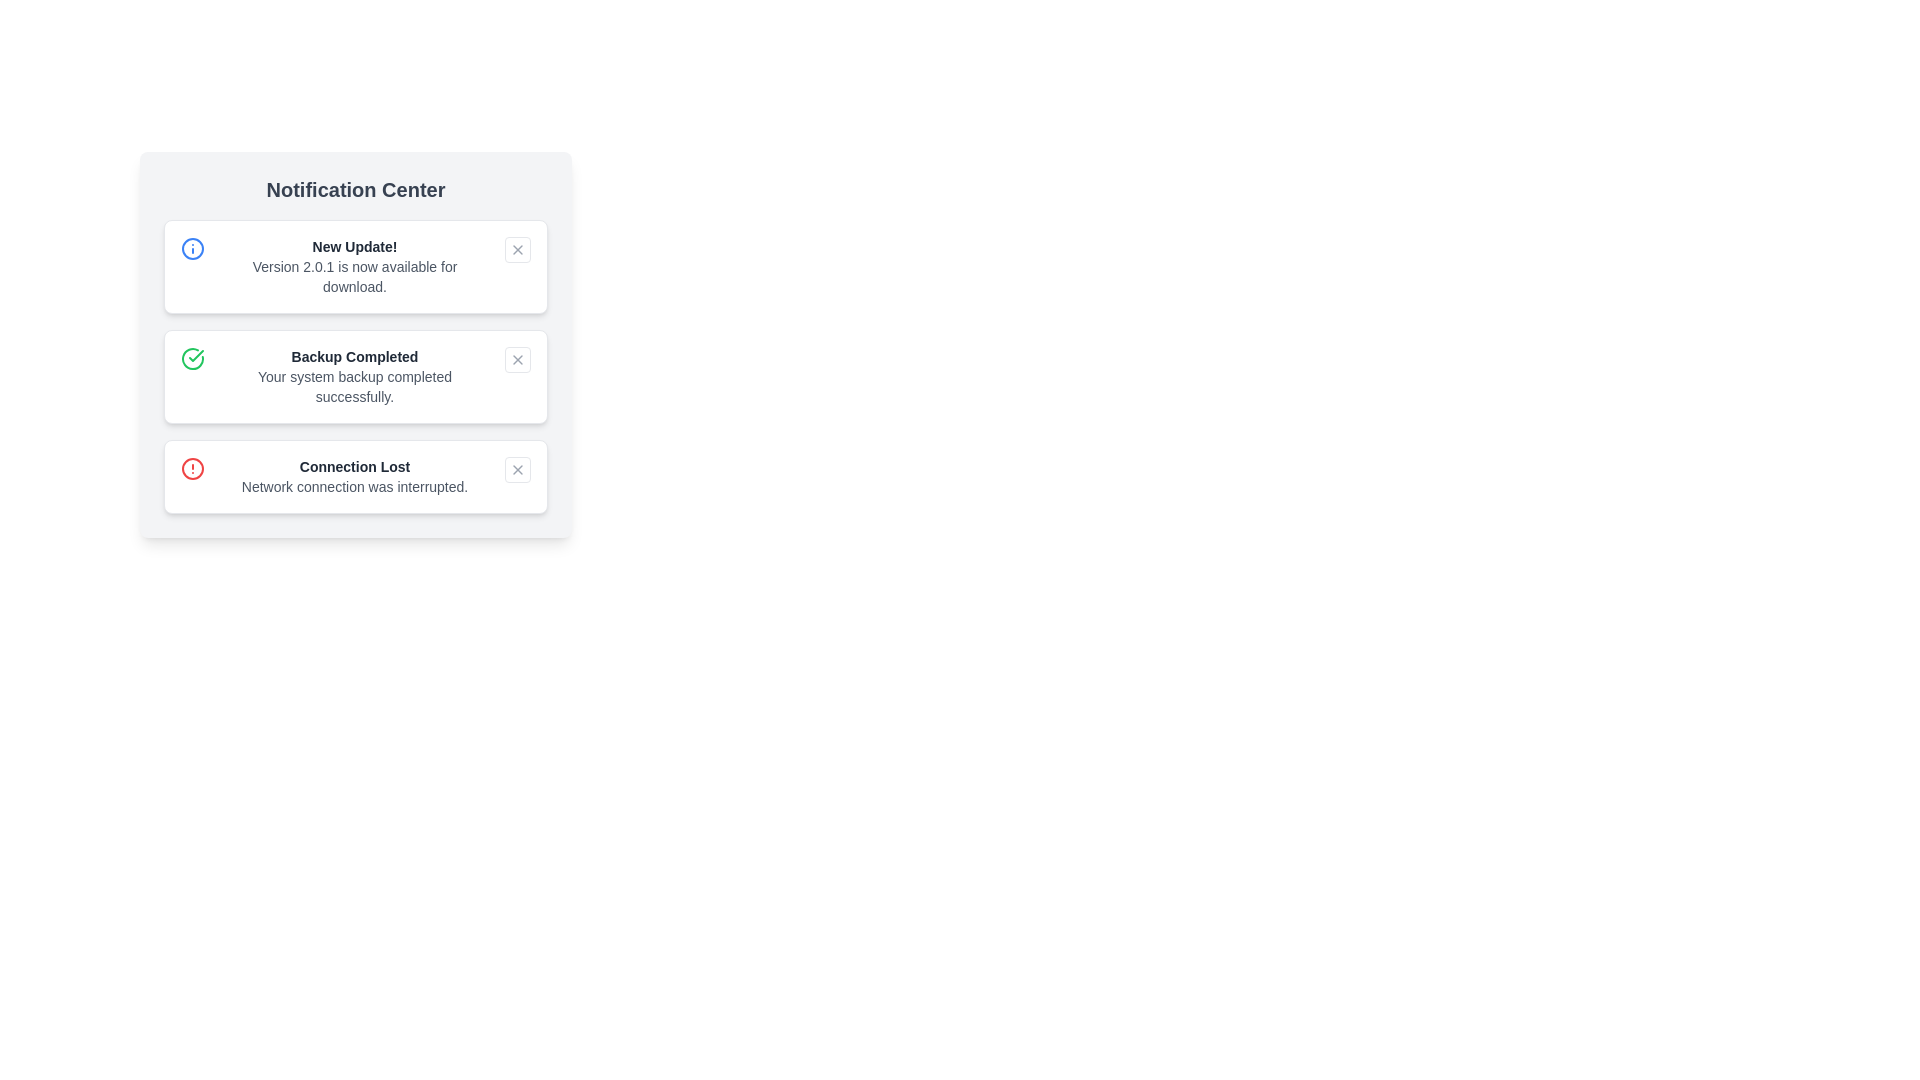 The height and width of the screenshot is (1080, 1920). I want to click on the text label that displays the message 'Your system backup completed successfully.' located in the lower portion of the notification card under the heading 'Backup Completed.', so click(355, 386).